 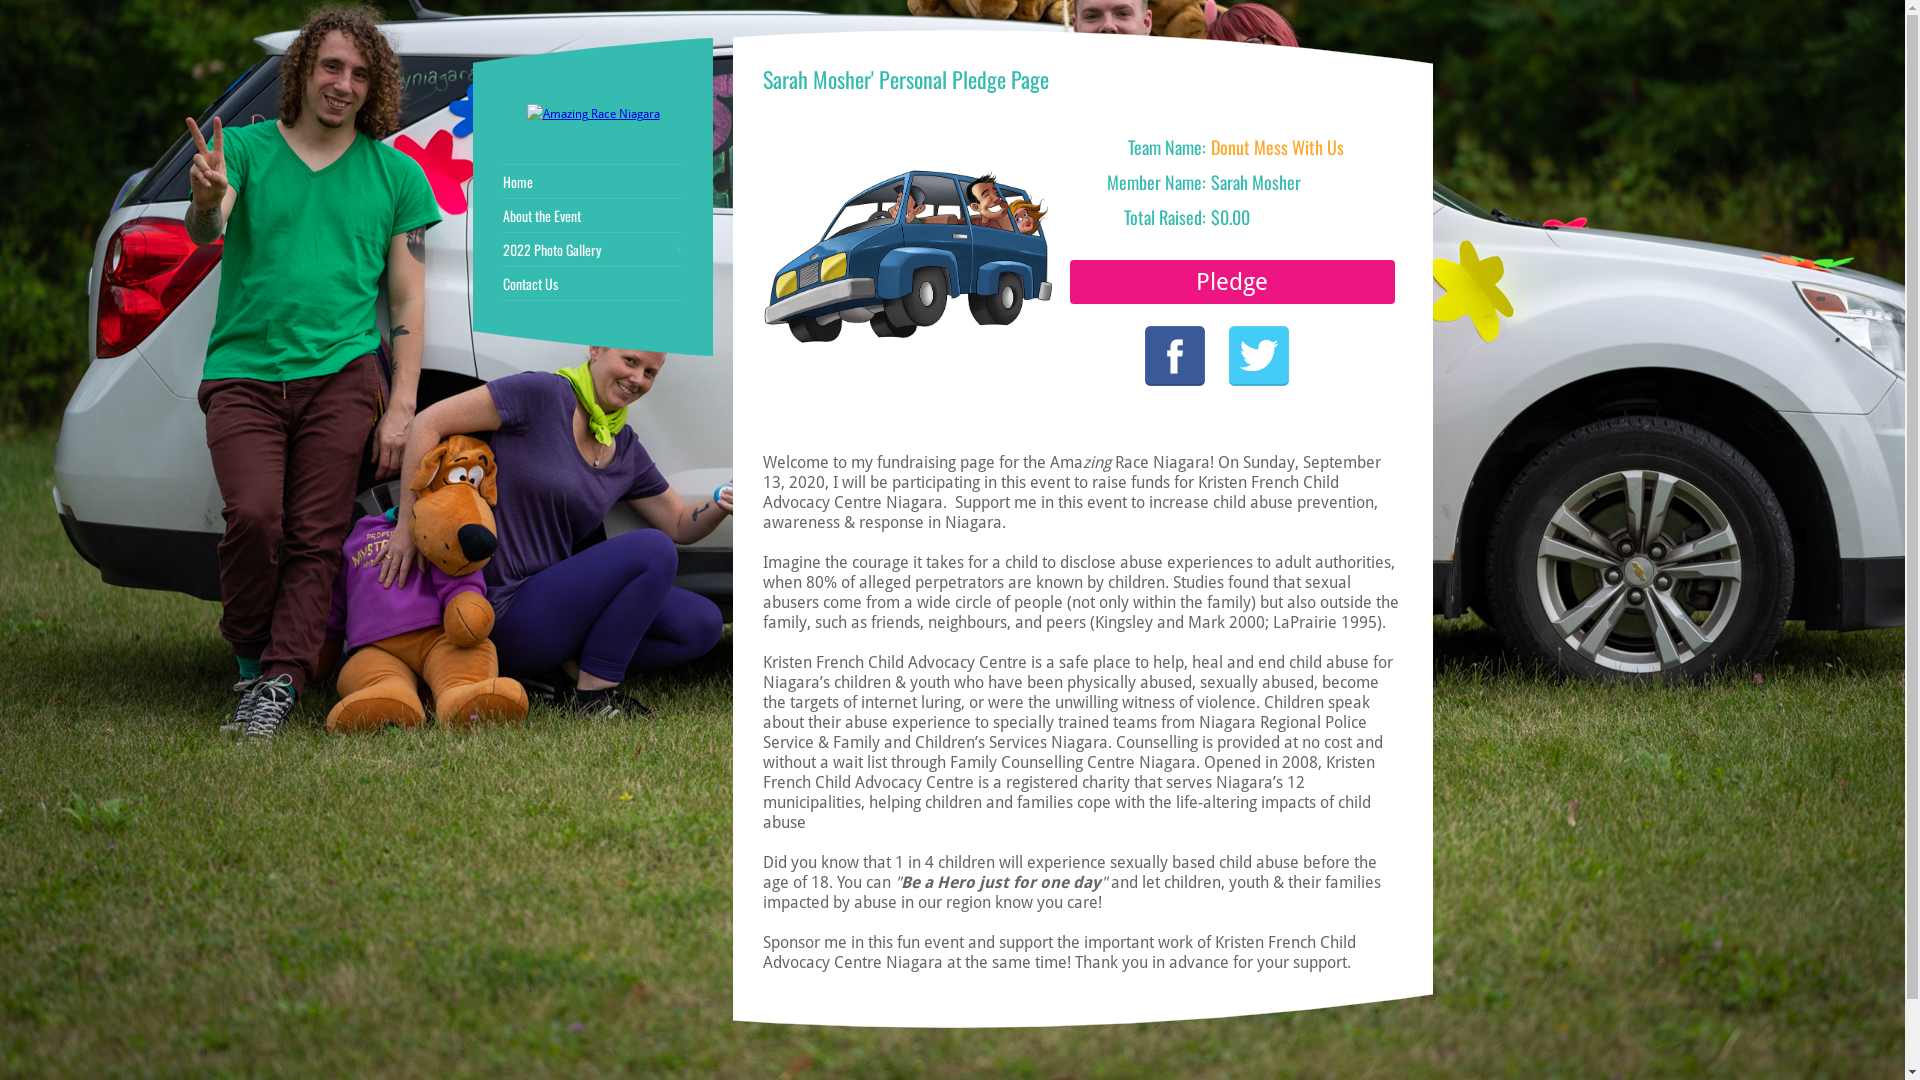 I want to click on 'Donut Mess With Us', so click(x=1209, y=145).